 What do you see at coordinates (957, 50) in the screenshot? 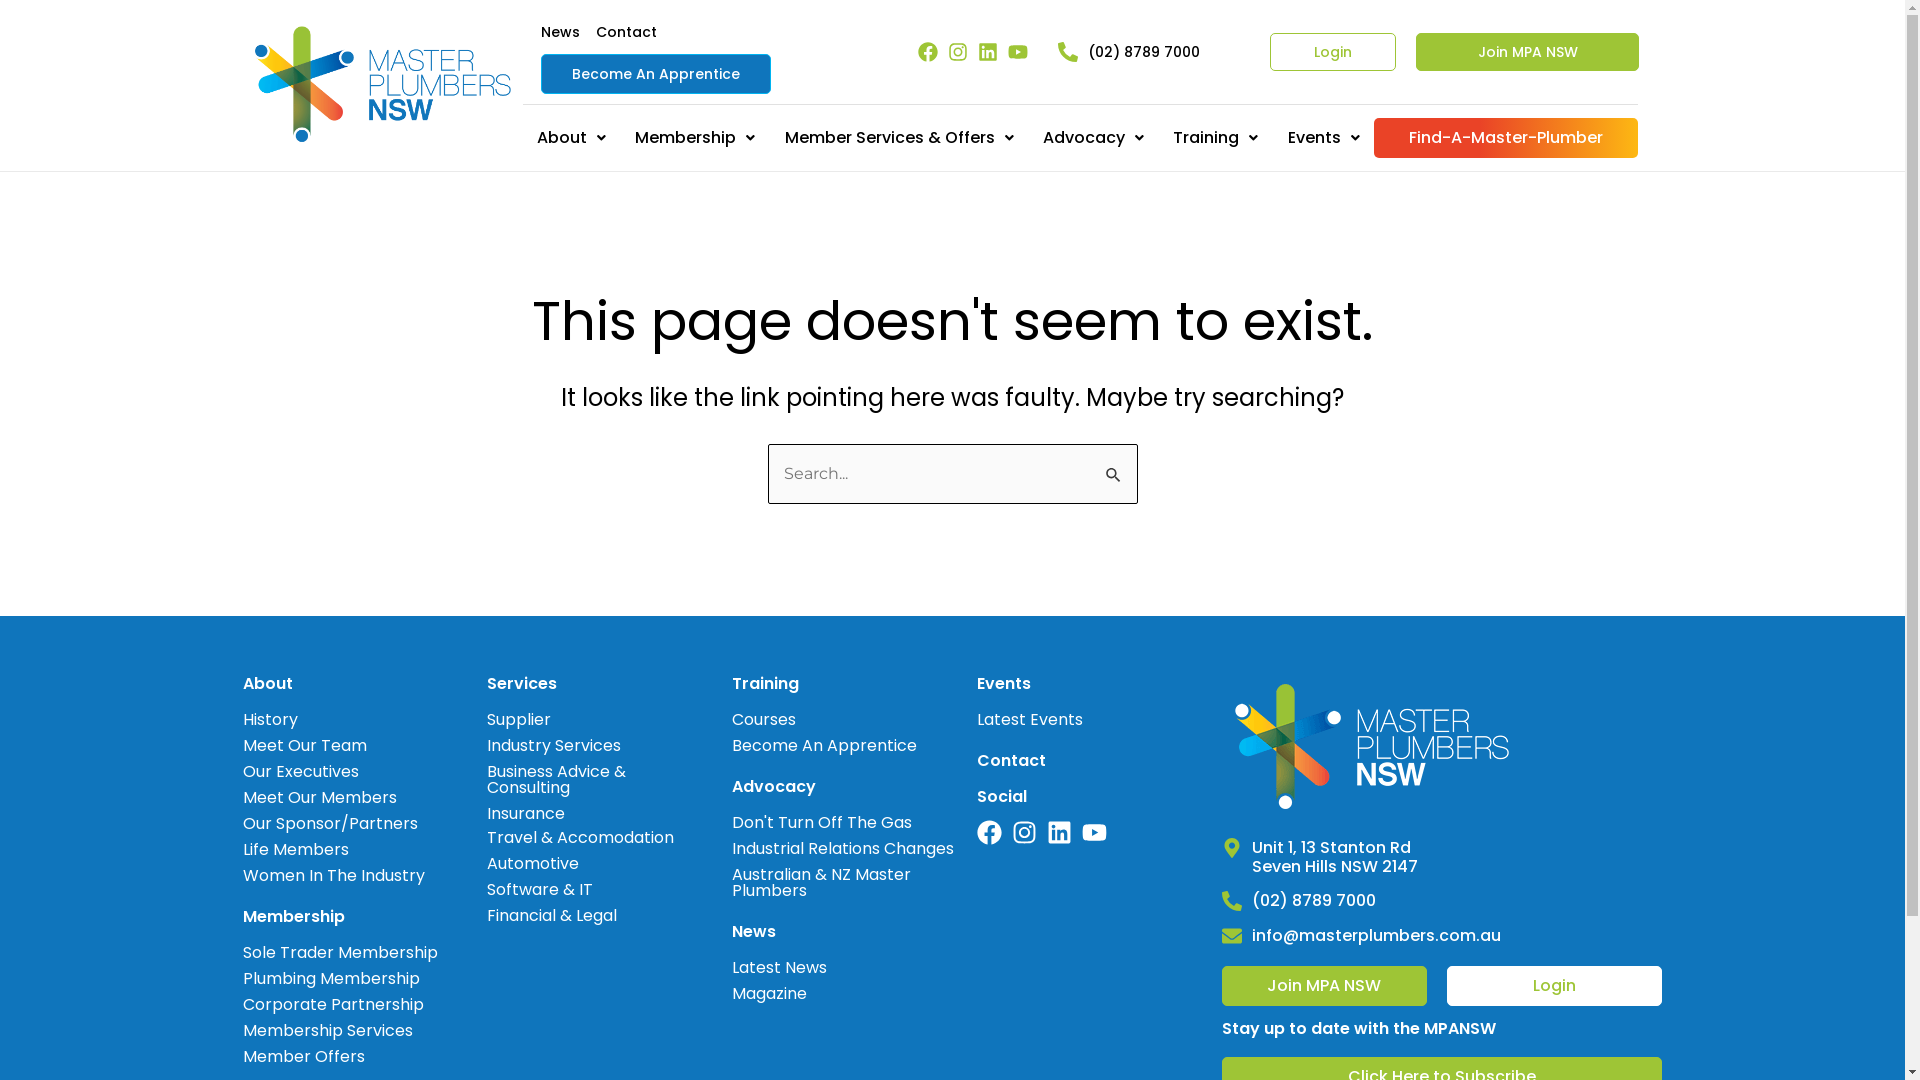
I see `'Instagram'` at bounding box center [957, 50].